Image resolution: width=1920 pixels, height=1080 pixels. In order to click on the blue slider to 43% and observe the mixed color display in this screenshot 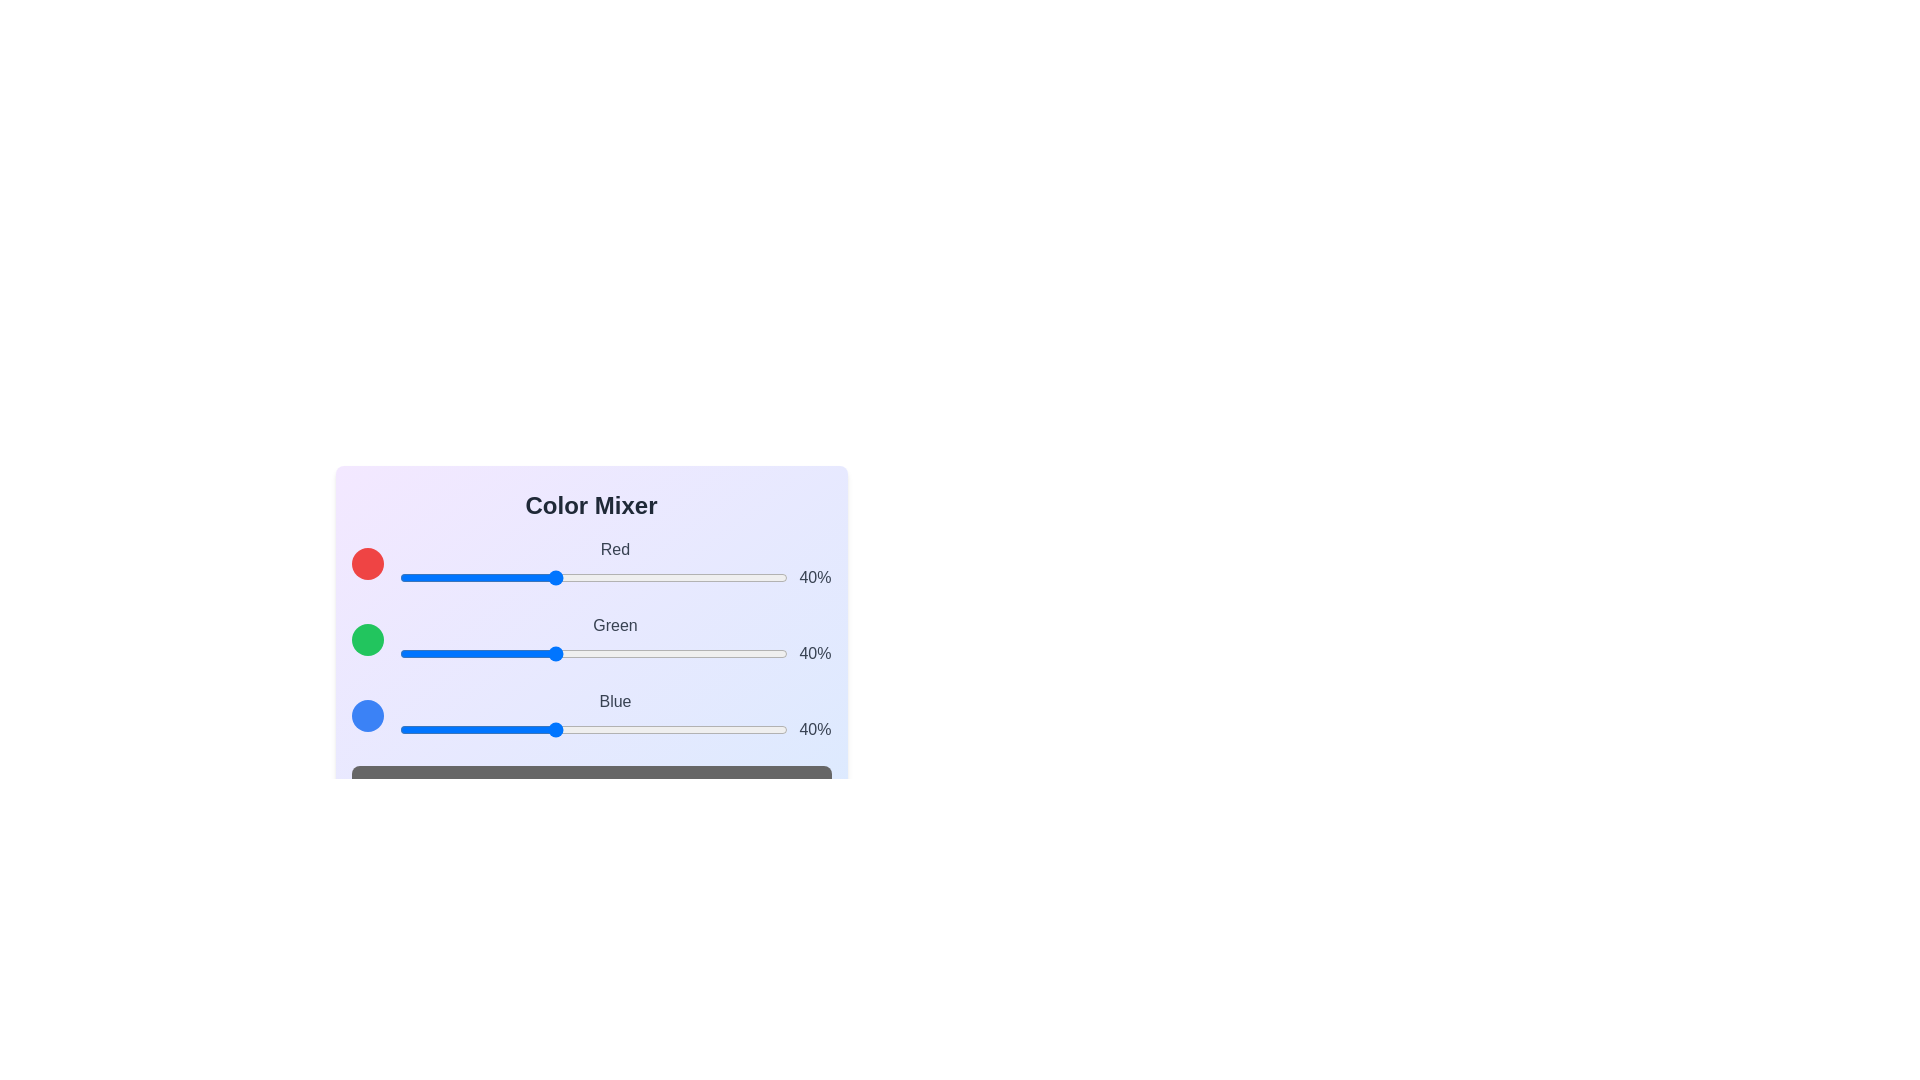, I will do `click(565, 729)`.